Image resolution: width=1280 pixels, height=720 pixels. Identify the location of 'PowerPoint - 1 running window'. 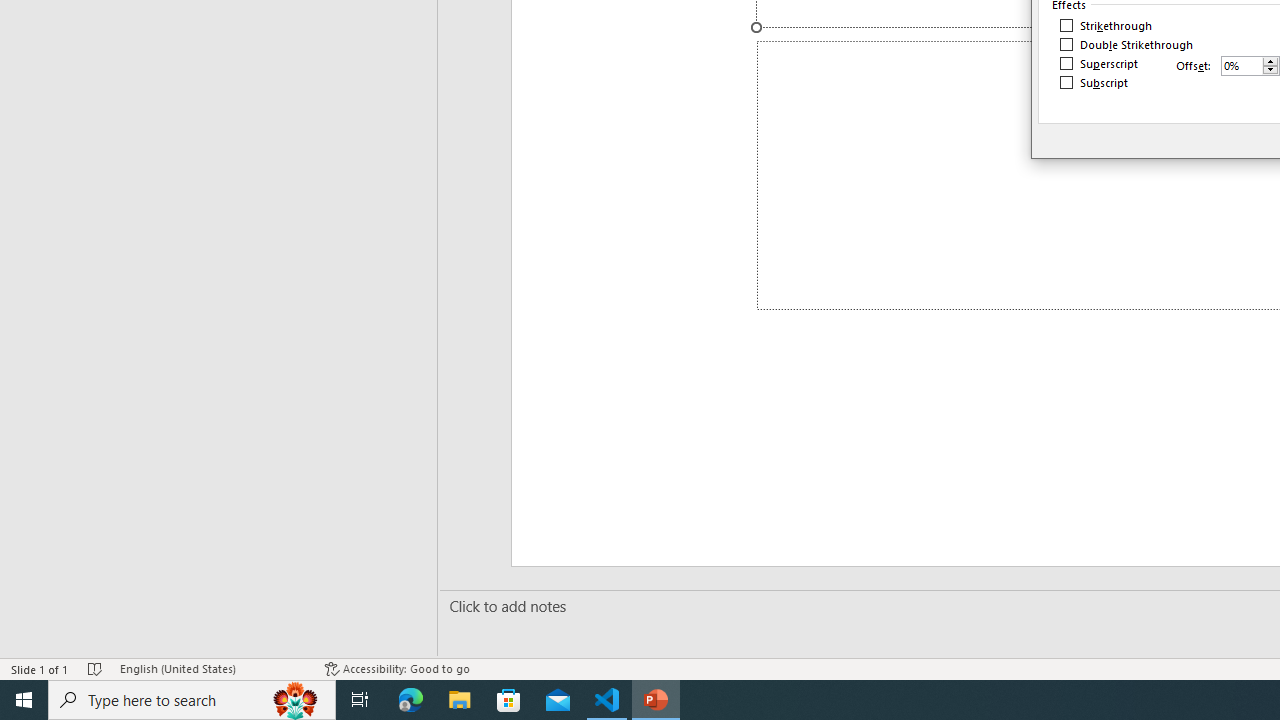
(656, 698).